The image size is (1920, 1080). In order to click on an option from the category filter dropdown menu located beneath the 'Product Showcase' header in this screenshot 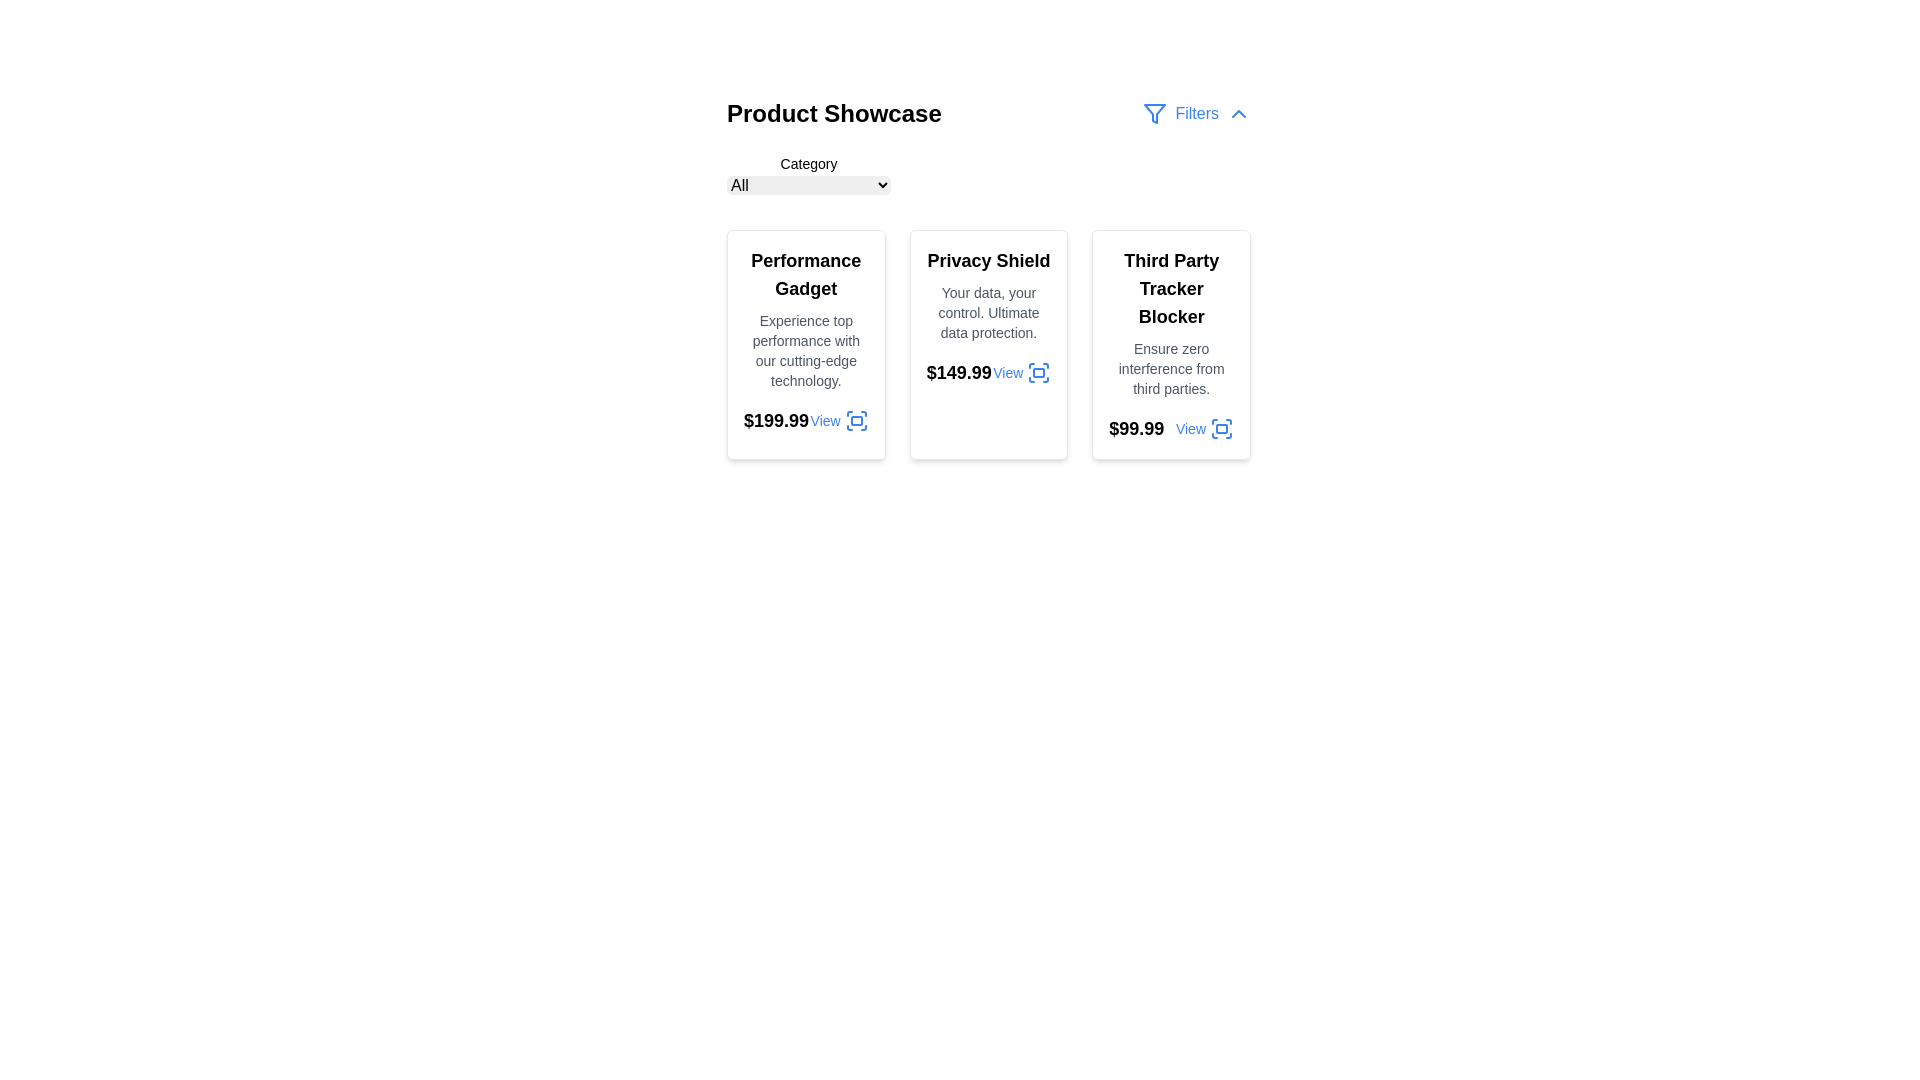, I will do `click(988, 175)`.